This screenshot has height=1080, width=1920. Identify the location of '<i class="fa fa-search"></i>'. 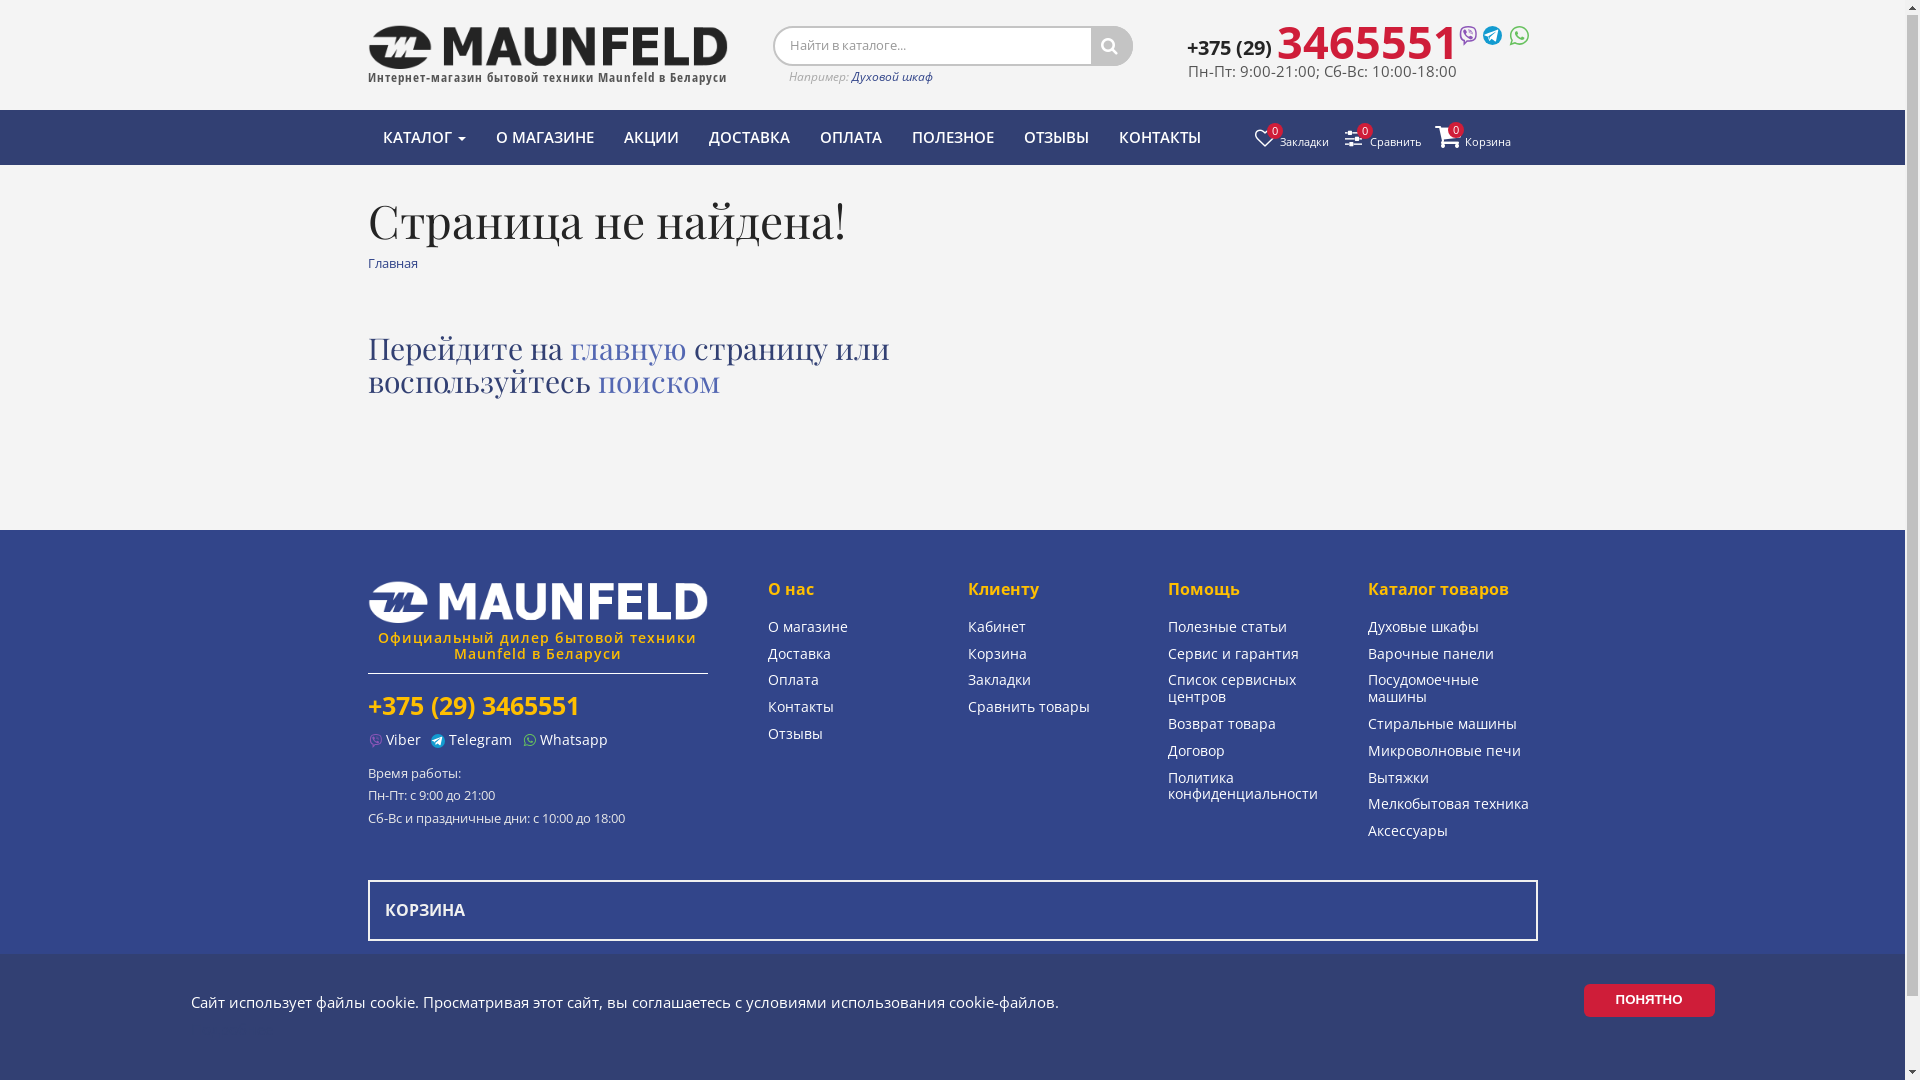
(1109, 45).